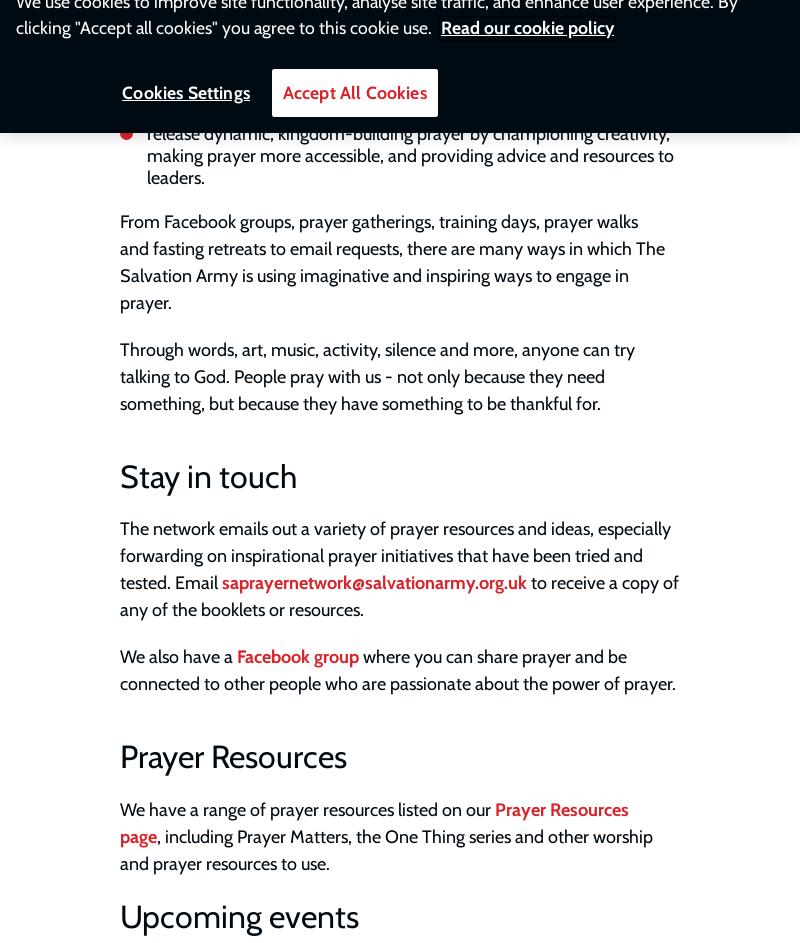 This screenshot has height=943, width=800. I want to click on 'Stay in touch', so click(208, 474).